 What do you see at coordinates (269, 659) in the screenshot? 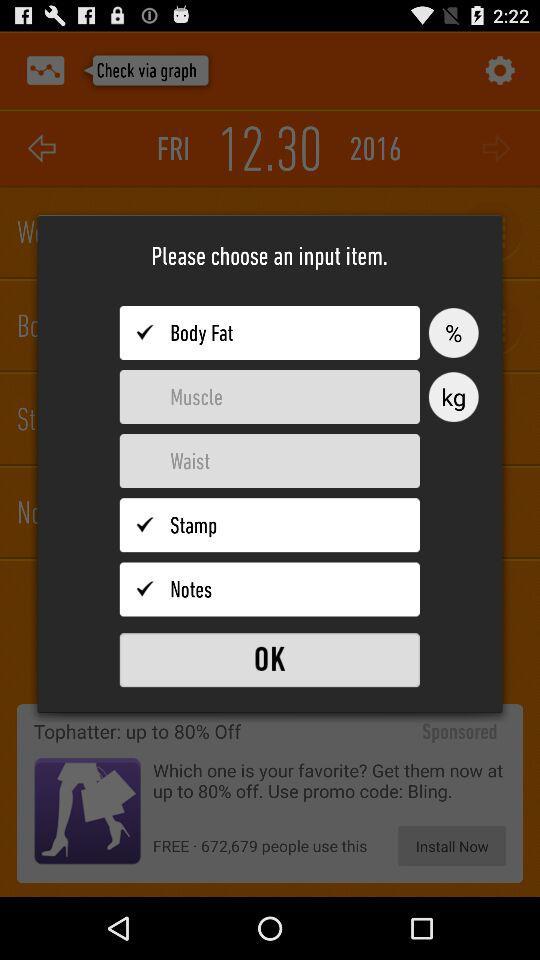
I see `to send` at bounding box center [269, 659].